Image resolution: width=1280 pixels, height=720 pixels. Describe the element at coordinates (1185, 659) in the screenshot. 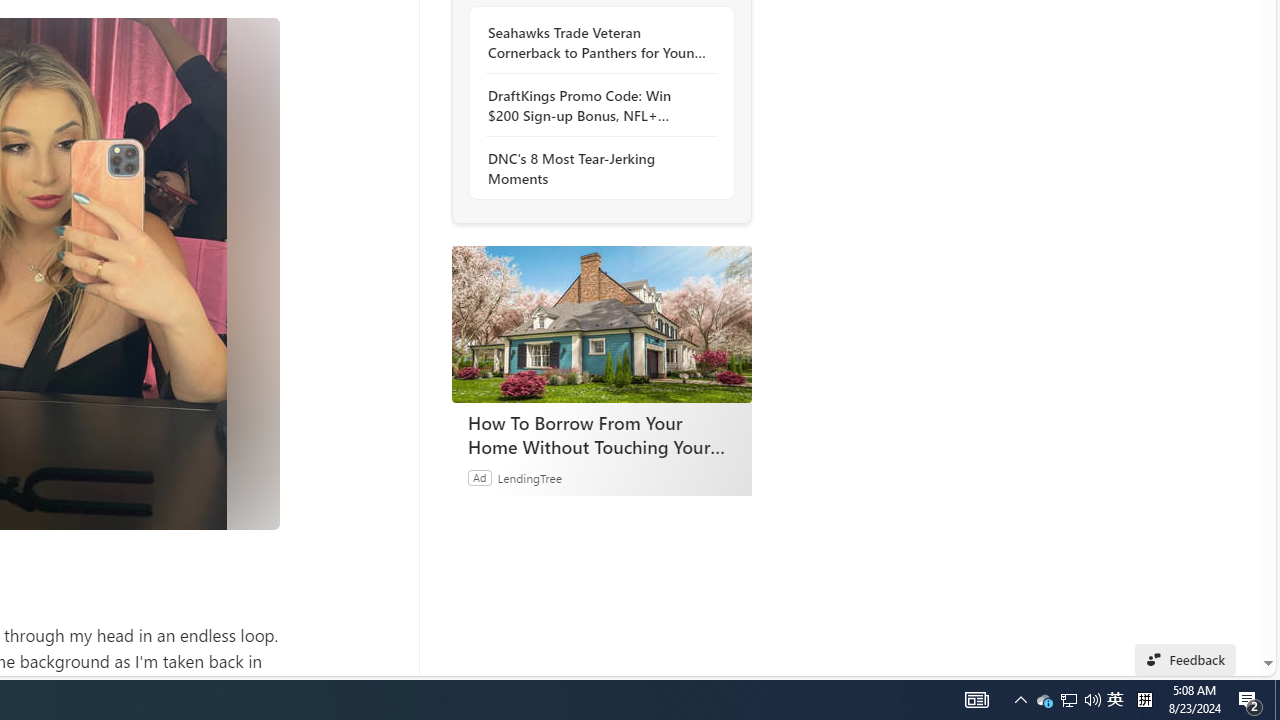

I see `'Feedback'` at that location.